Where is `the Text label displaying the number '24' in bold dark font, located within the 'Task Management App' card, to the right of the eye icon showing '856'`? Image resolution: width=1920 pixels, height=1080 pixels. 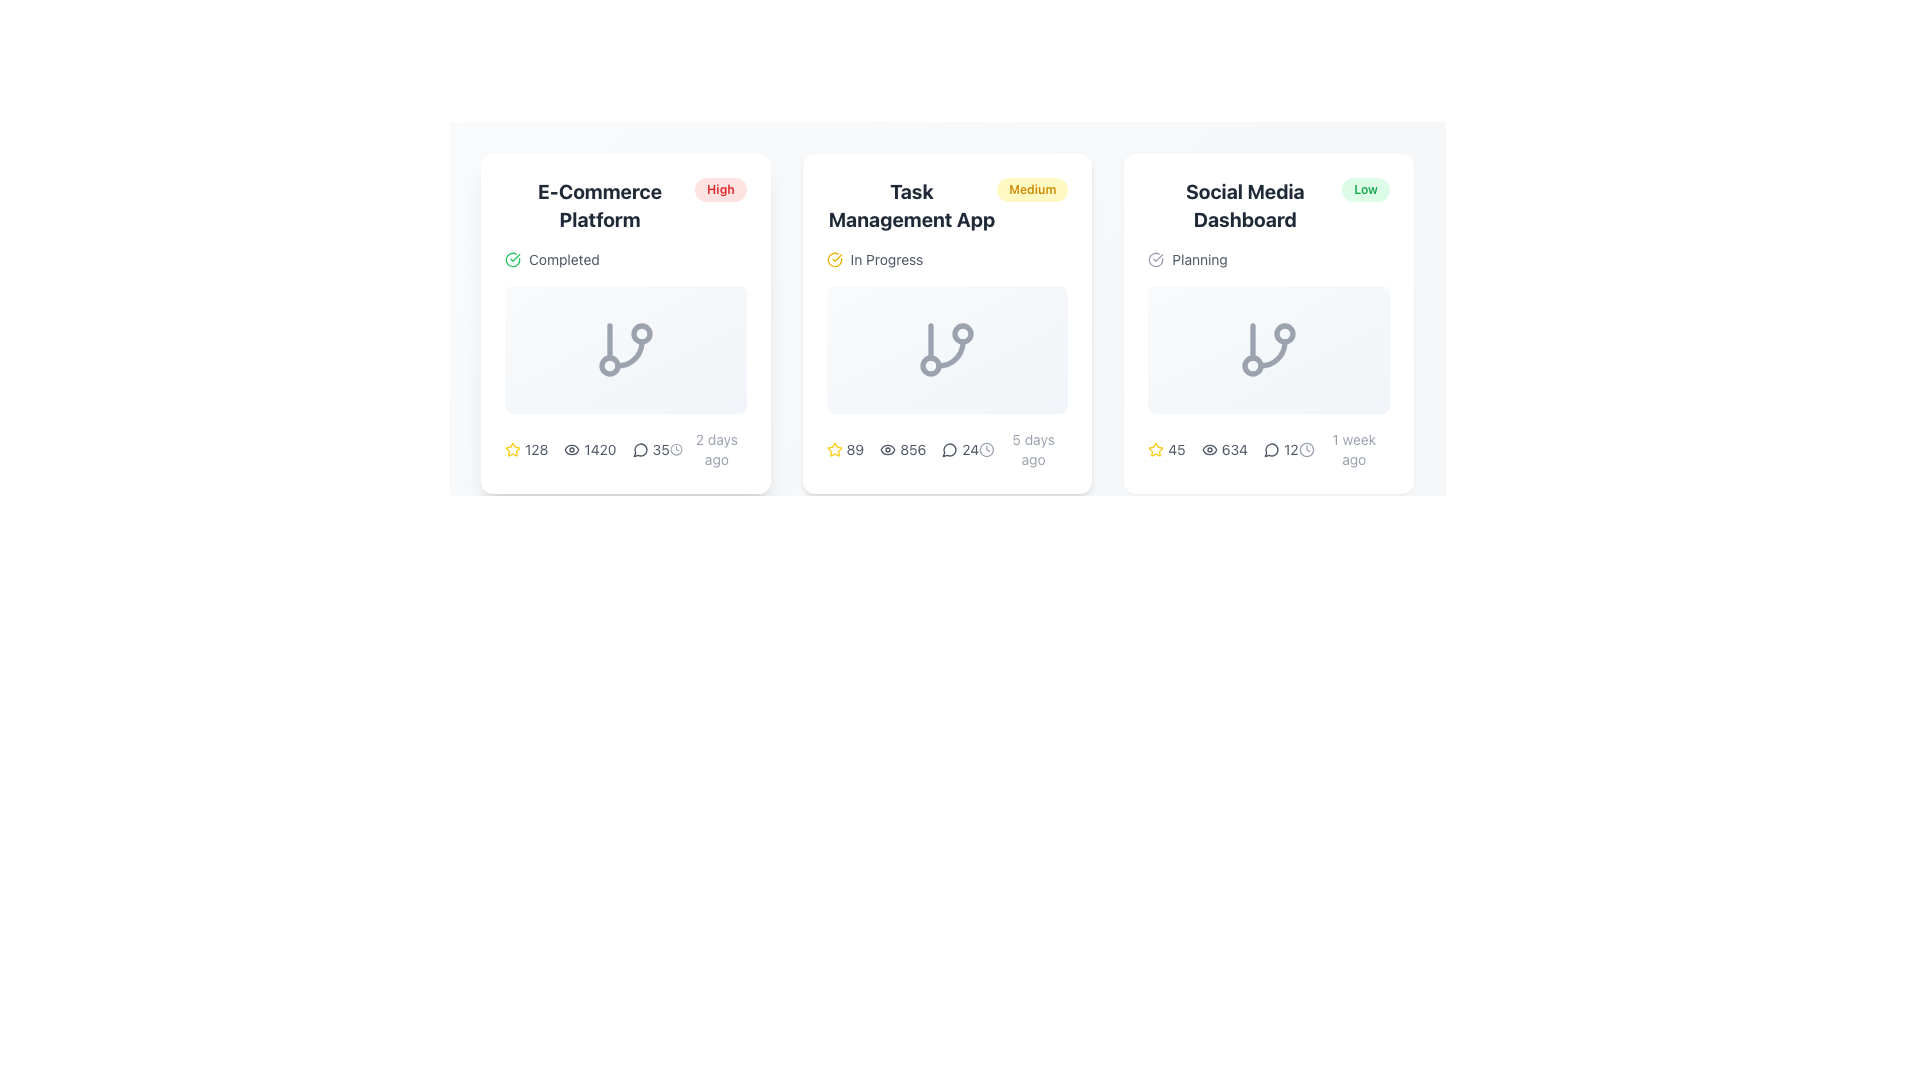
the Text label displaying the number '24' in bold dark font, located within the 'Task Management App' card, to the right of the eye icon showing '856' is located at coordinates (970, 450).